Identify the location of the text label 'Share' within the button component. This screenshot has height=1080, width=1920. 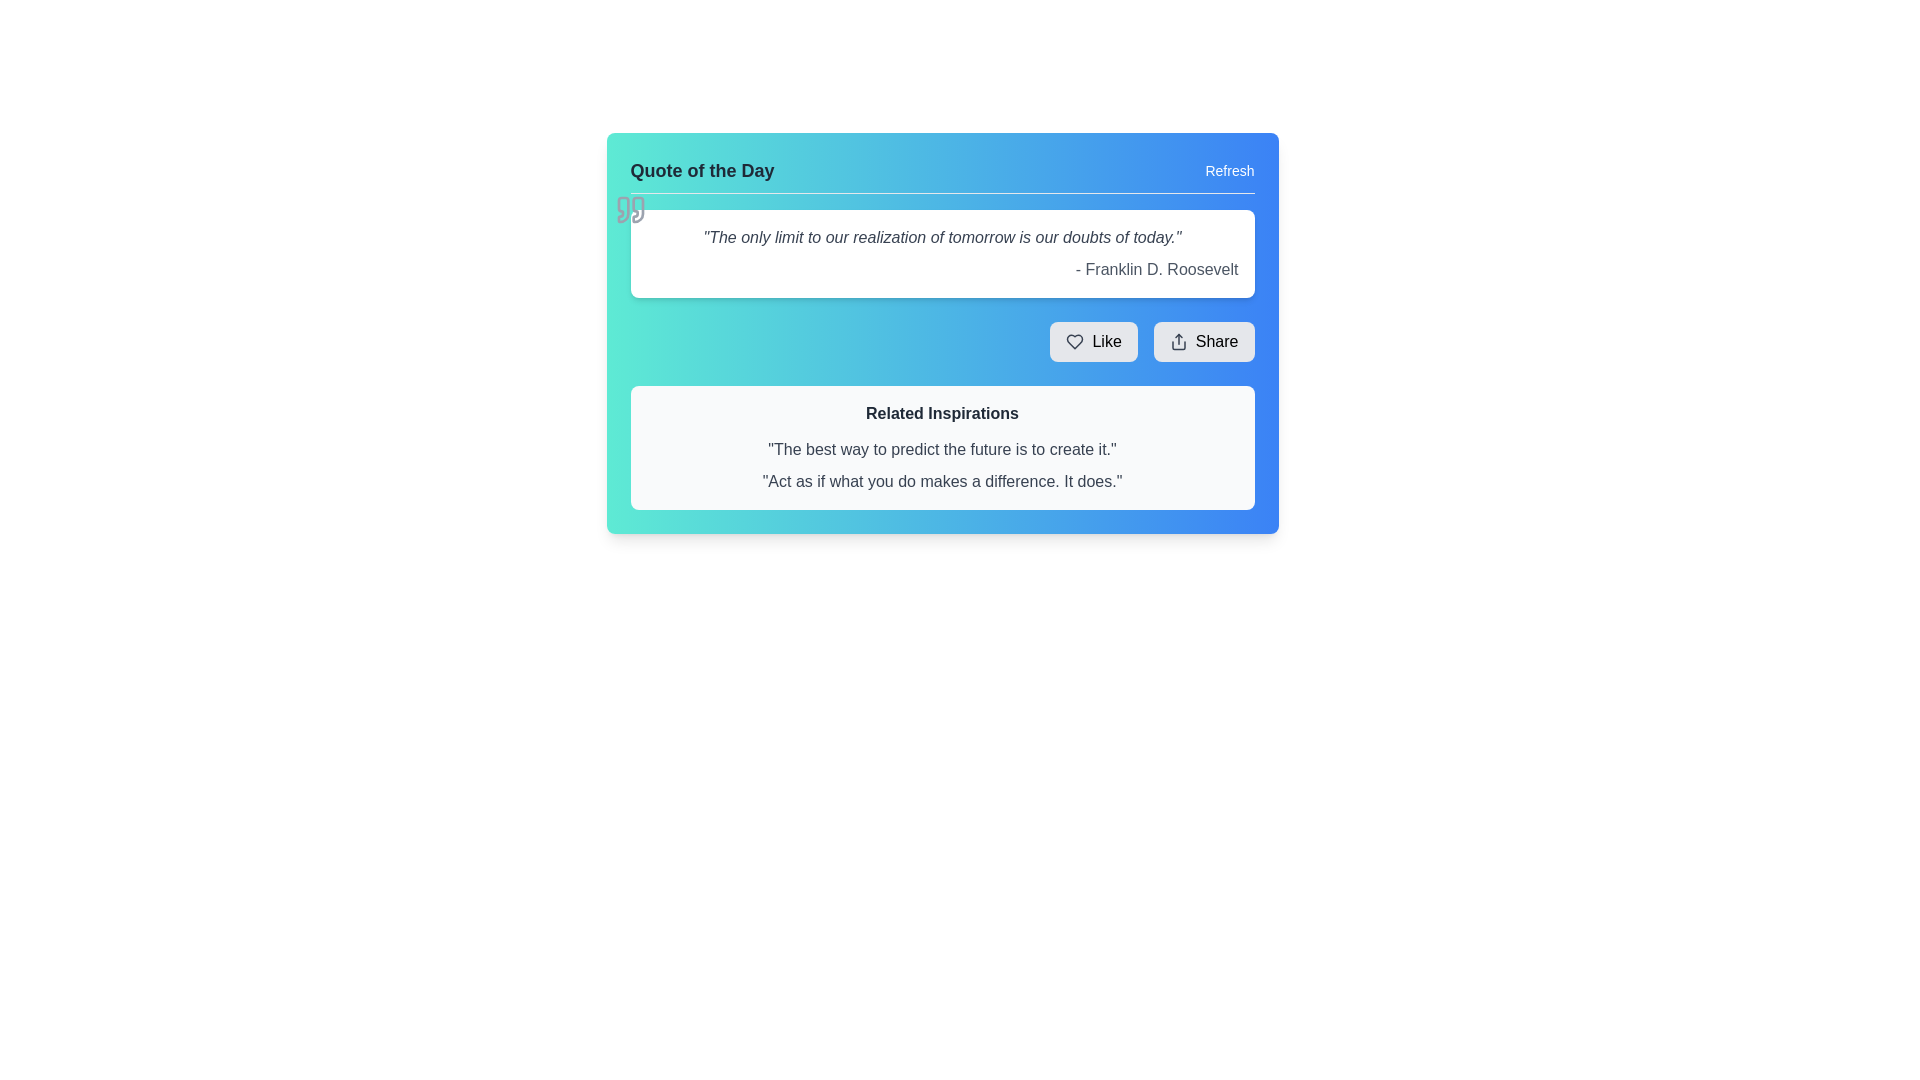
(1216, 341).